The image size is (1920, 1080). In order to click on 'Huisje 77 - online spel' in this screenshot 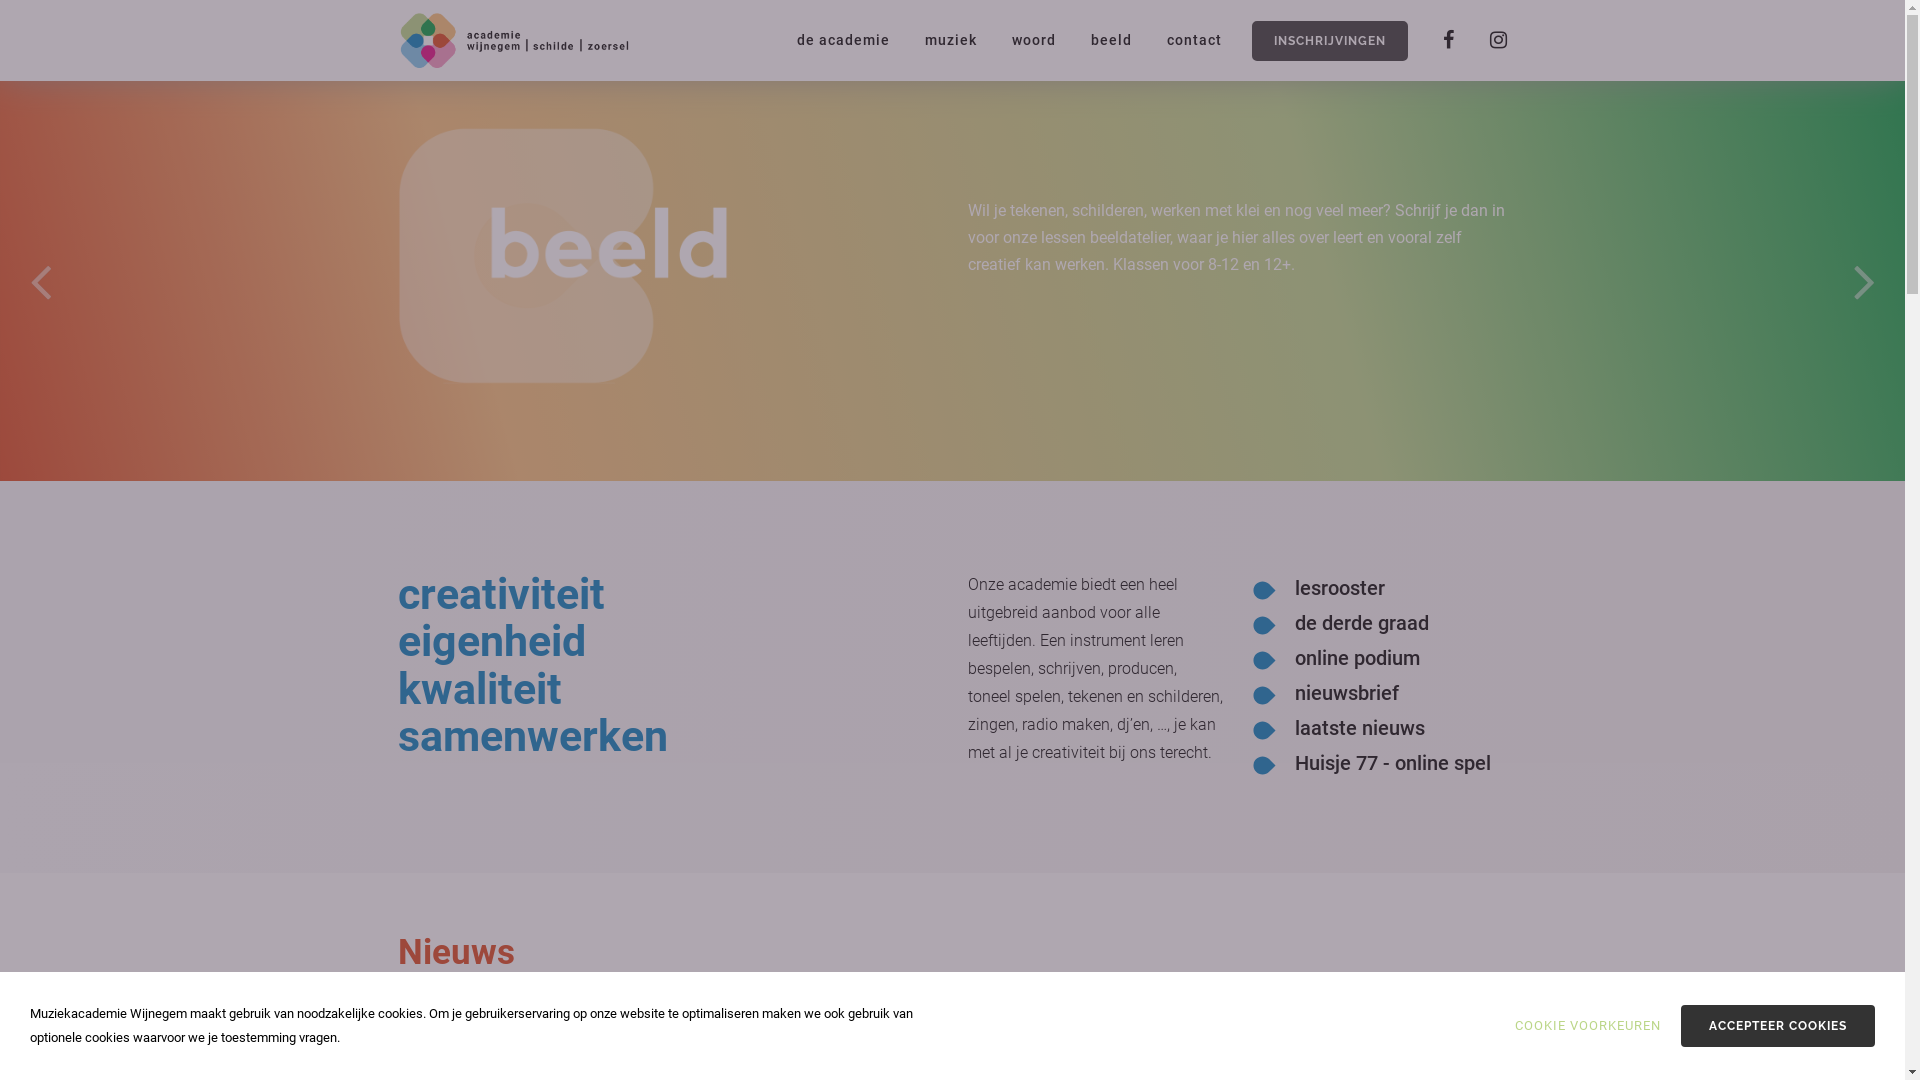, I will do `click(1391, 763)`.